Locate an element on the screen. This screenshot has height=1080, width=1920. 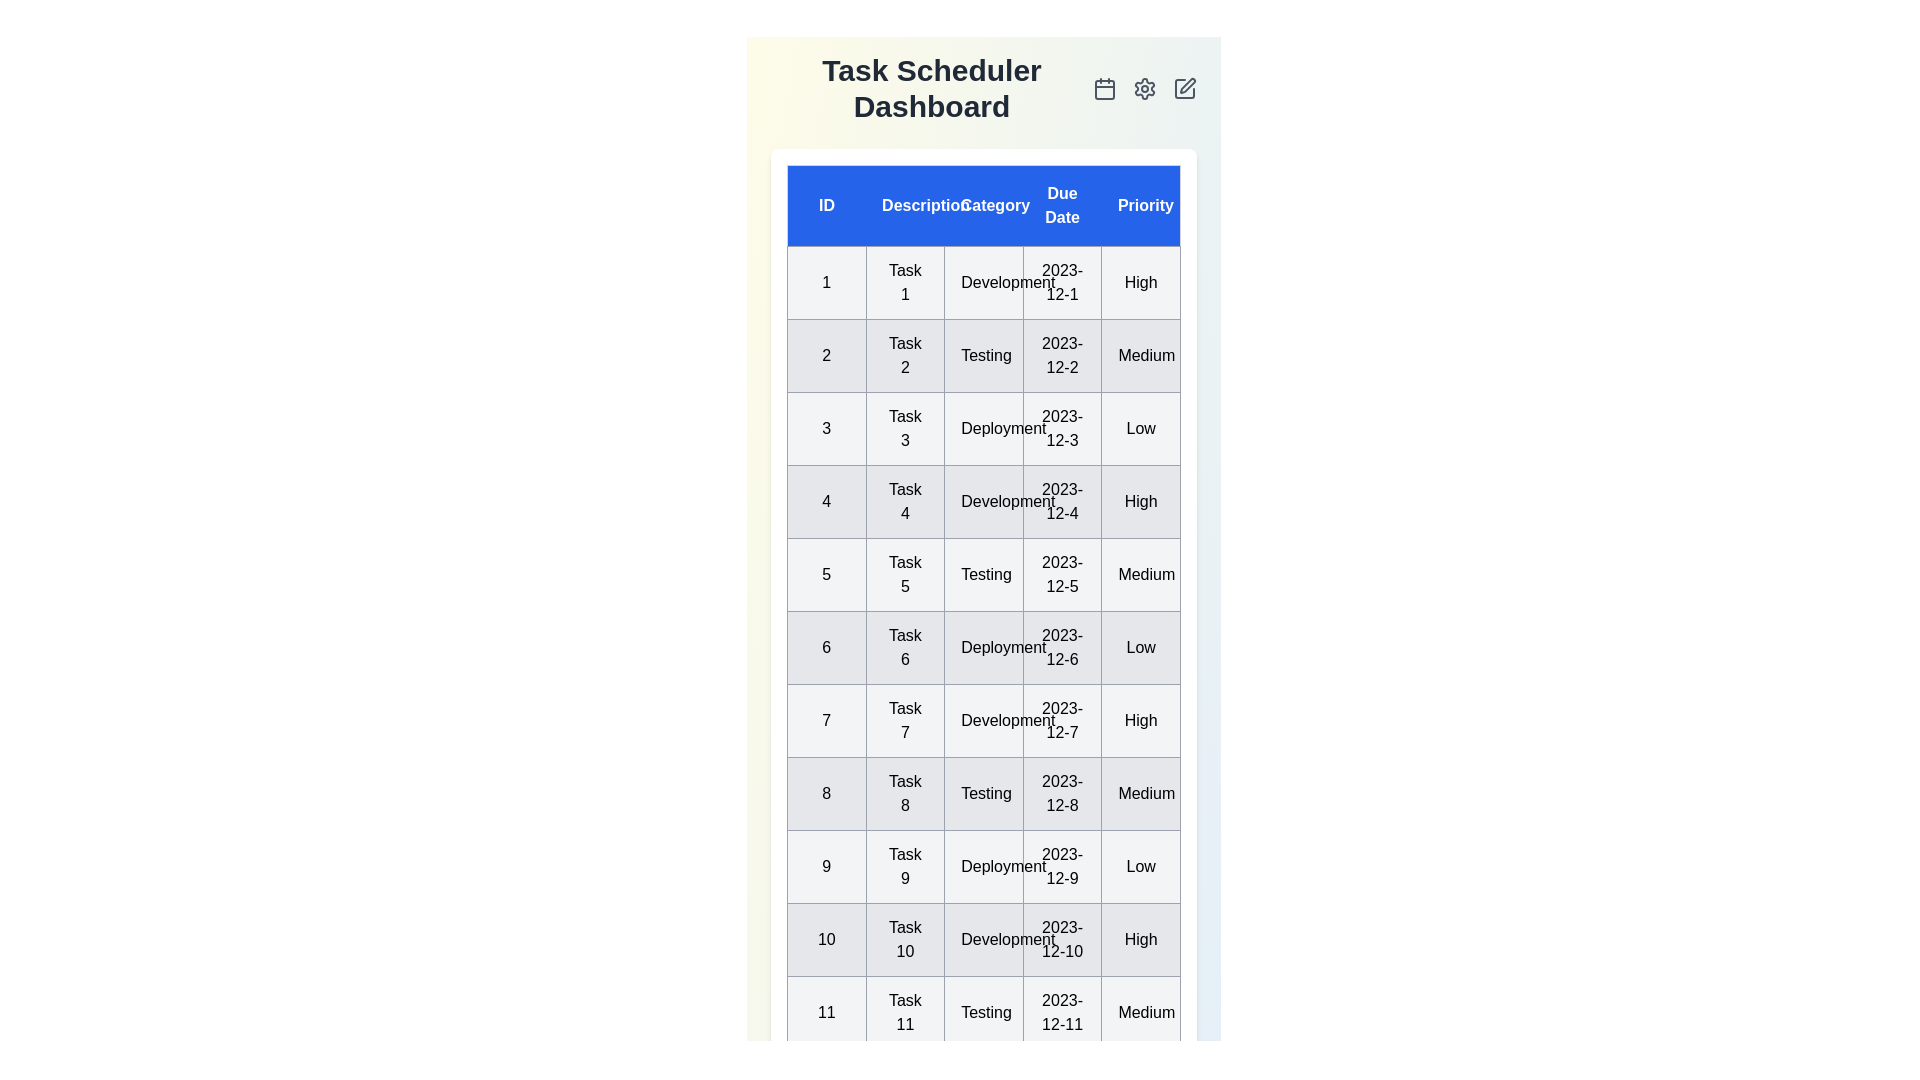
the calendar icon to access the calendar view is located at coordinates (1103, 87).